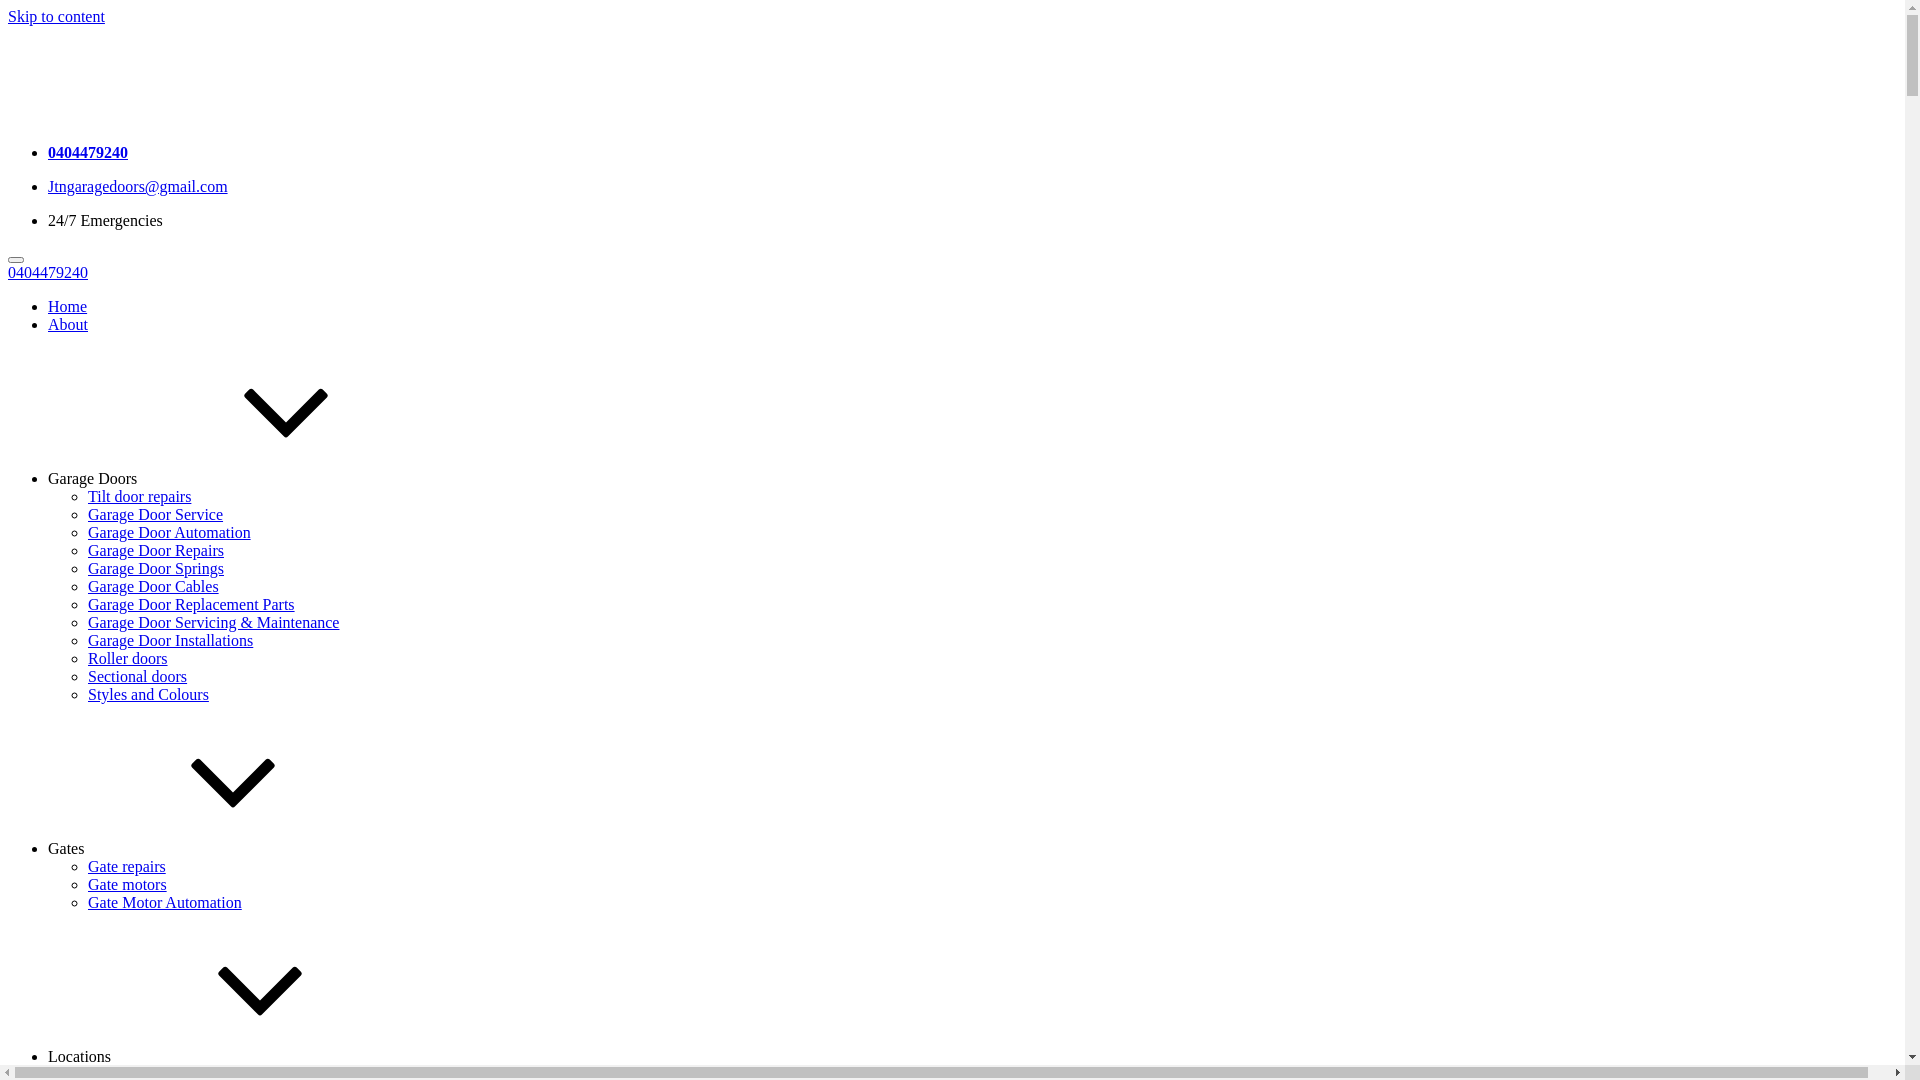 Image resolution: width=1920 pixels, height=1080 pixels. I want to click on 'Gate Motor Automation', so click(164, 902).